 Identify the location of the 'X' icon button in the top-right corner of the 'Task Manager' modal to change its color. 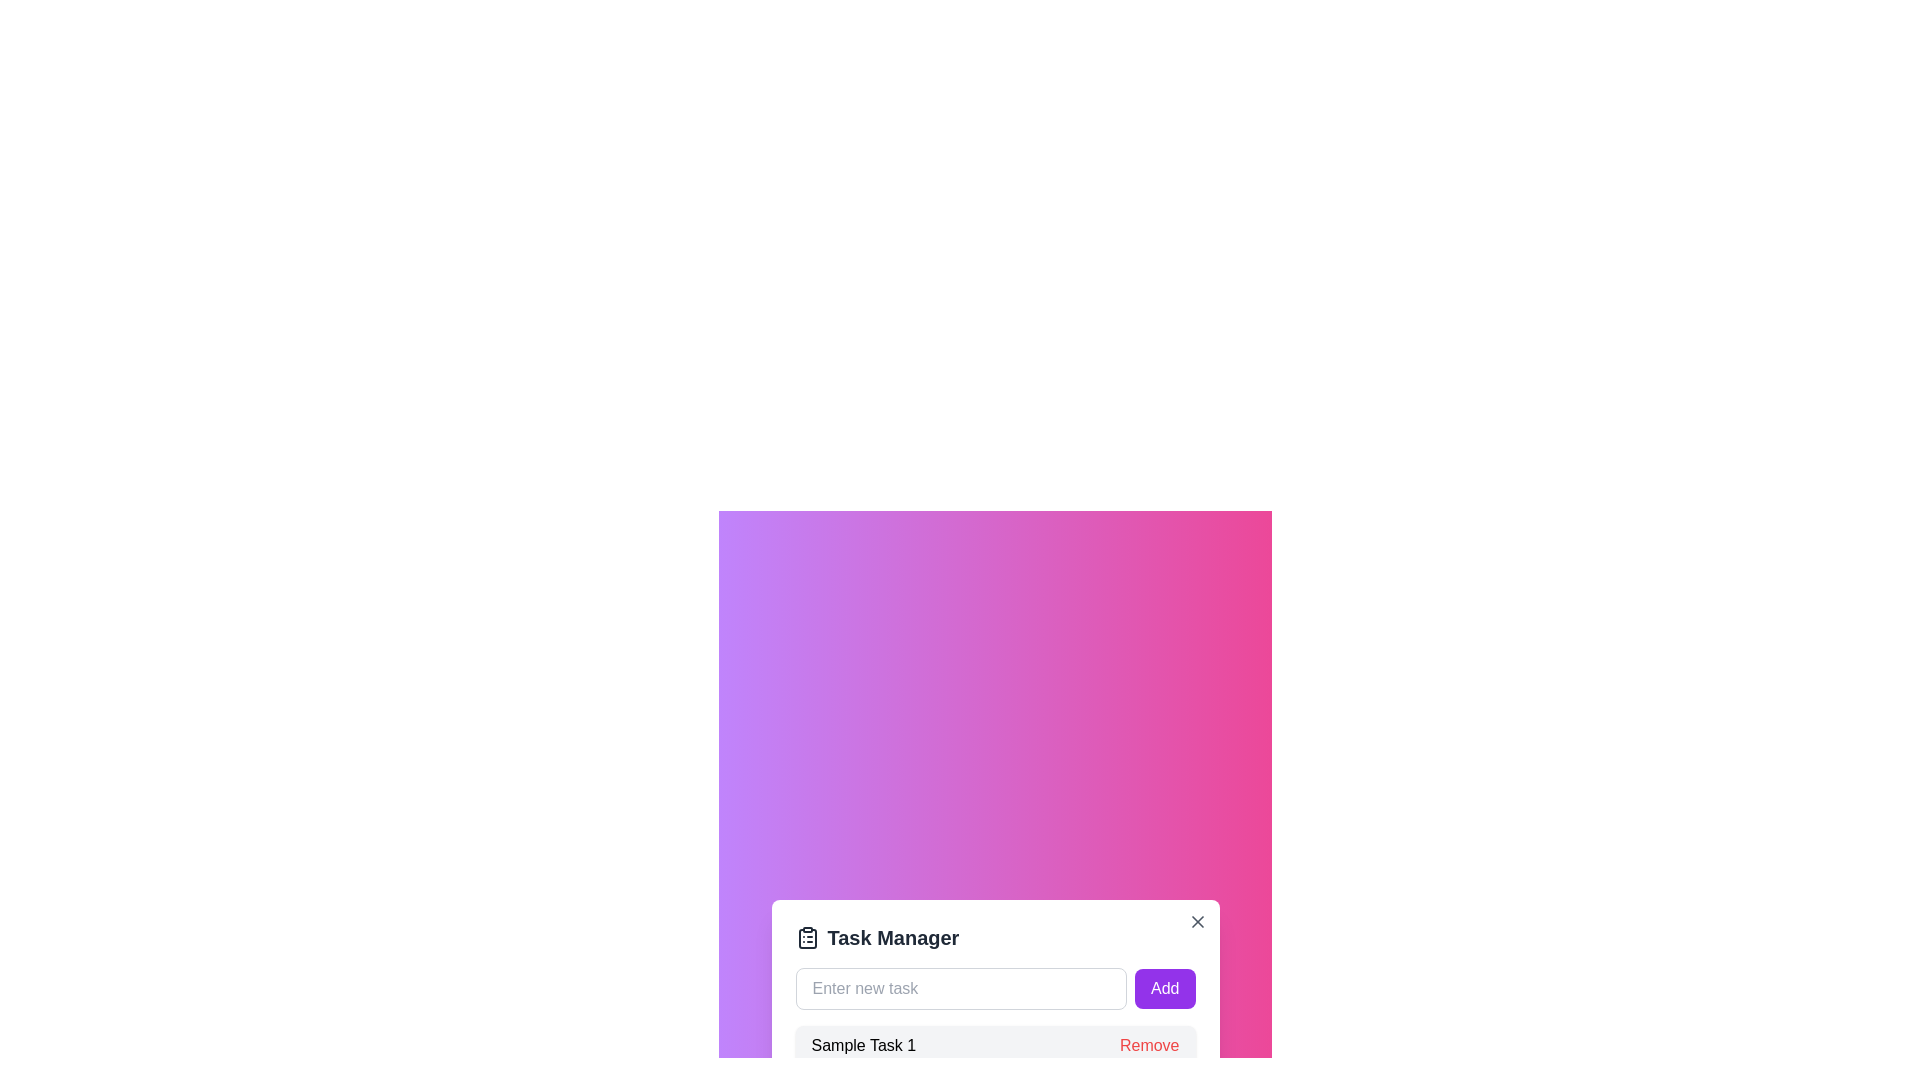
(1197, 921).